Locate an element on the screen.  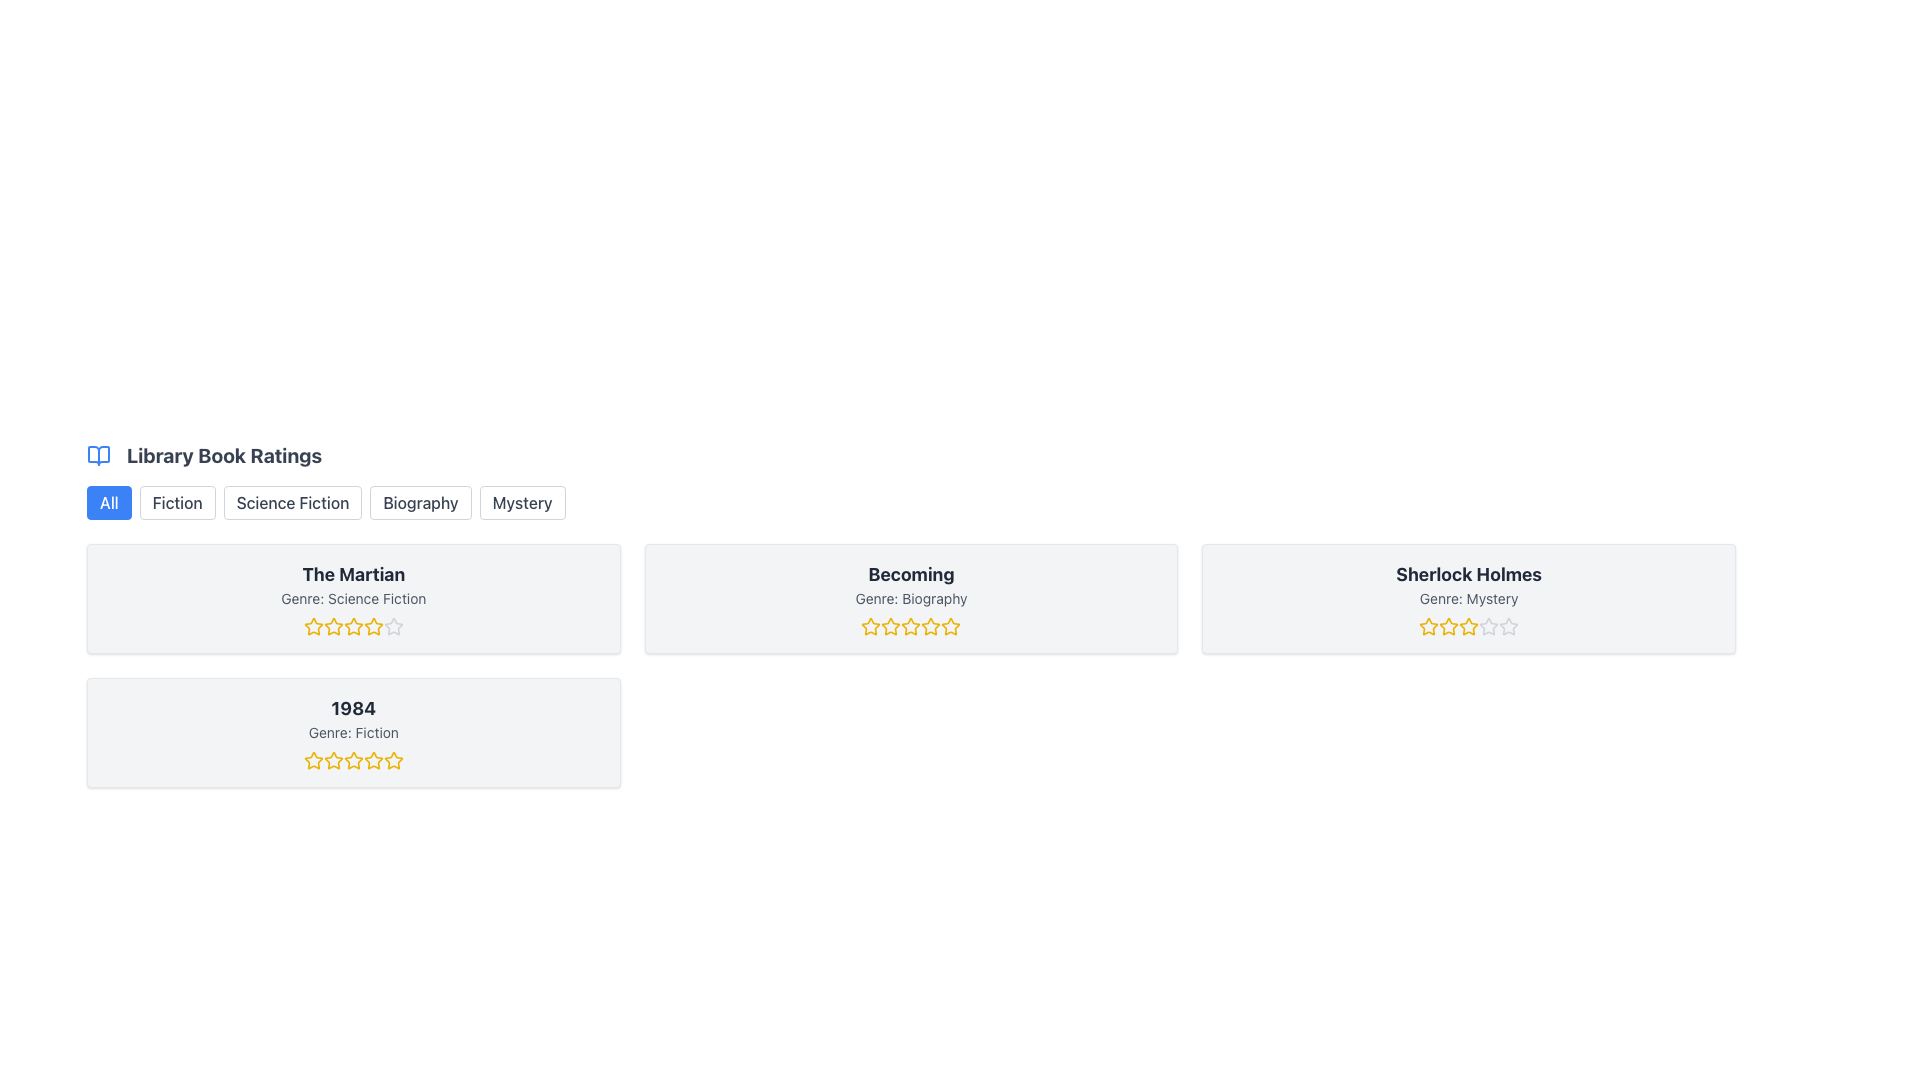
the second yellow star icon in the rating system under 'The Martian' in the 'Library Book Ratings' section is located at coordinates (312, 626).